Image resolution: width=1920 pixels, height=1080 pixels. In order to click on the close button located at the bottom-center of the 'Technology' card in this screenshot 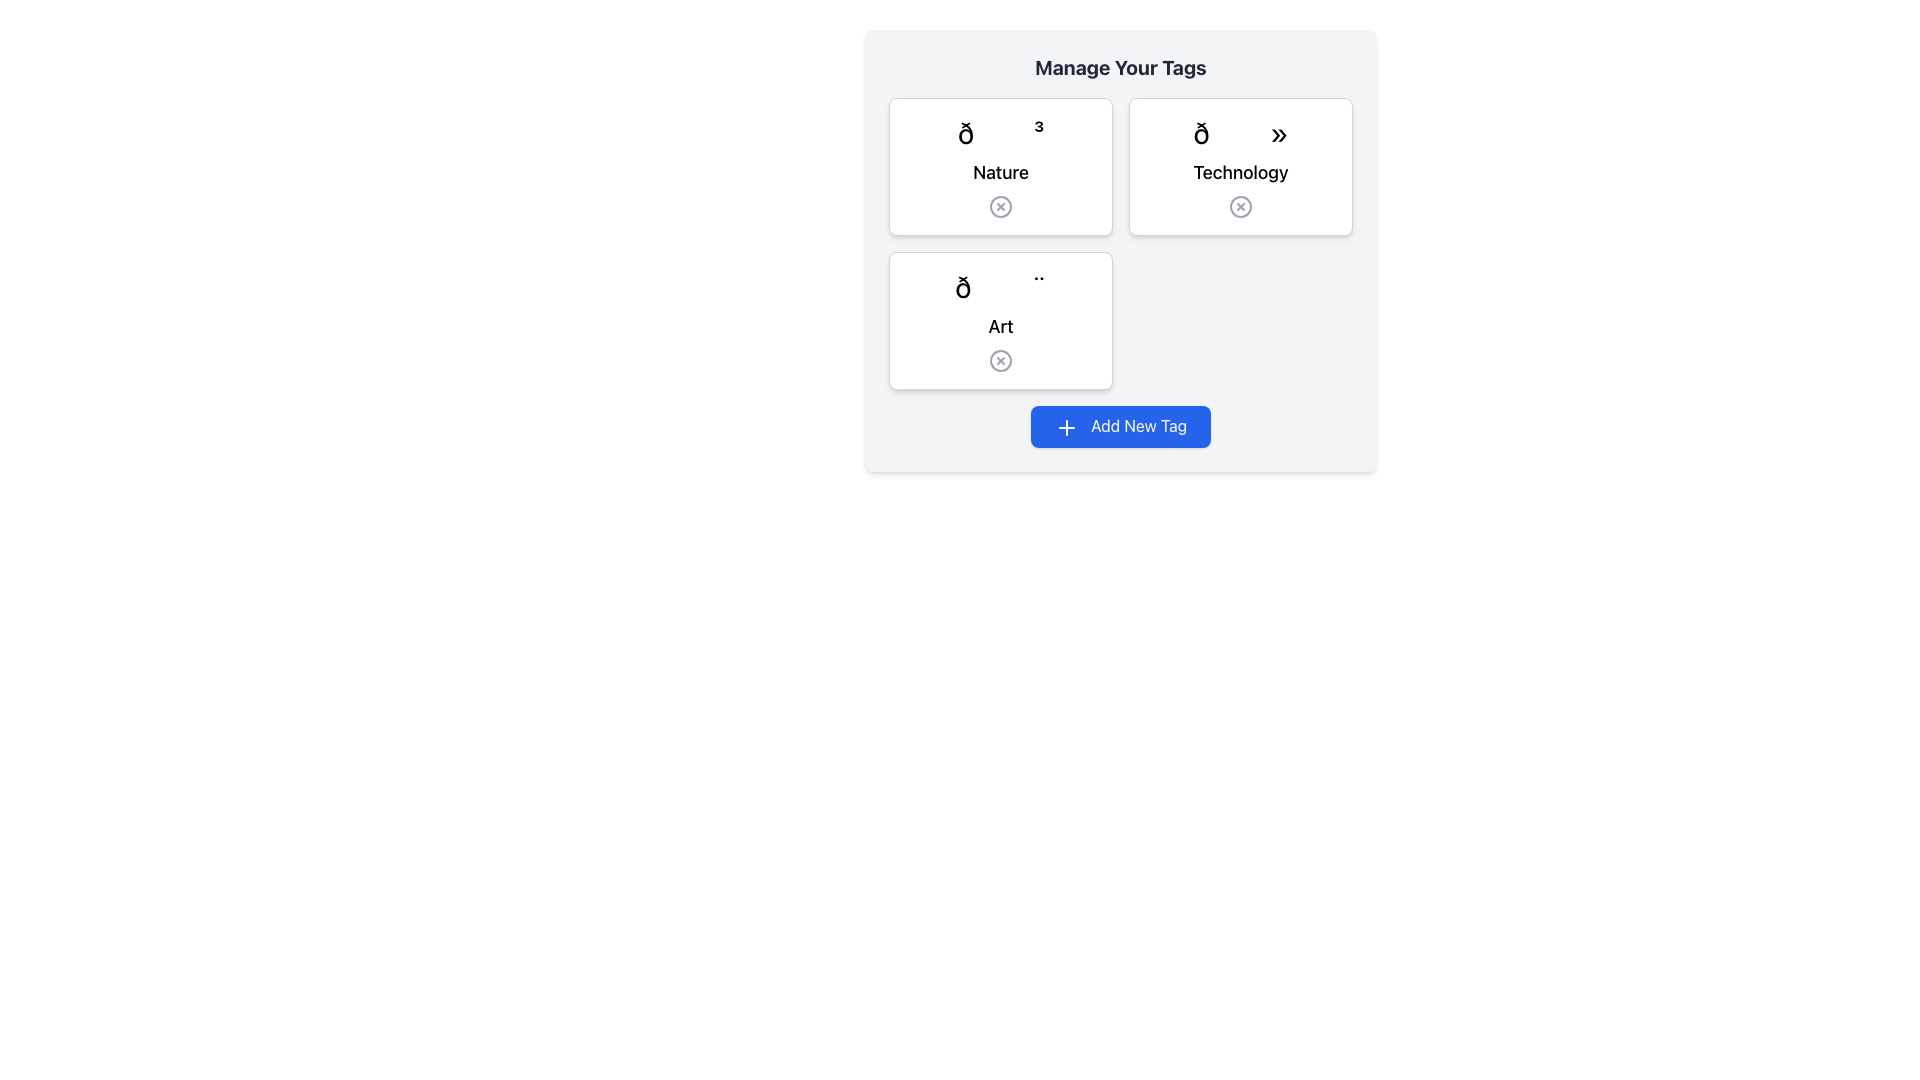, I will do `click(1240, 207)`.